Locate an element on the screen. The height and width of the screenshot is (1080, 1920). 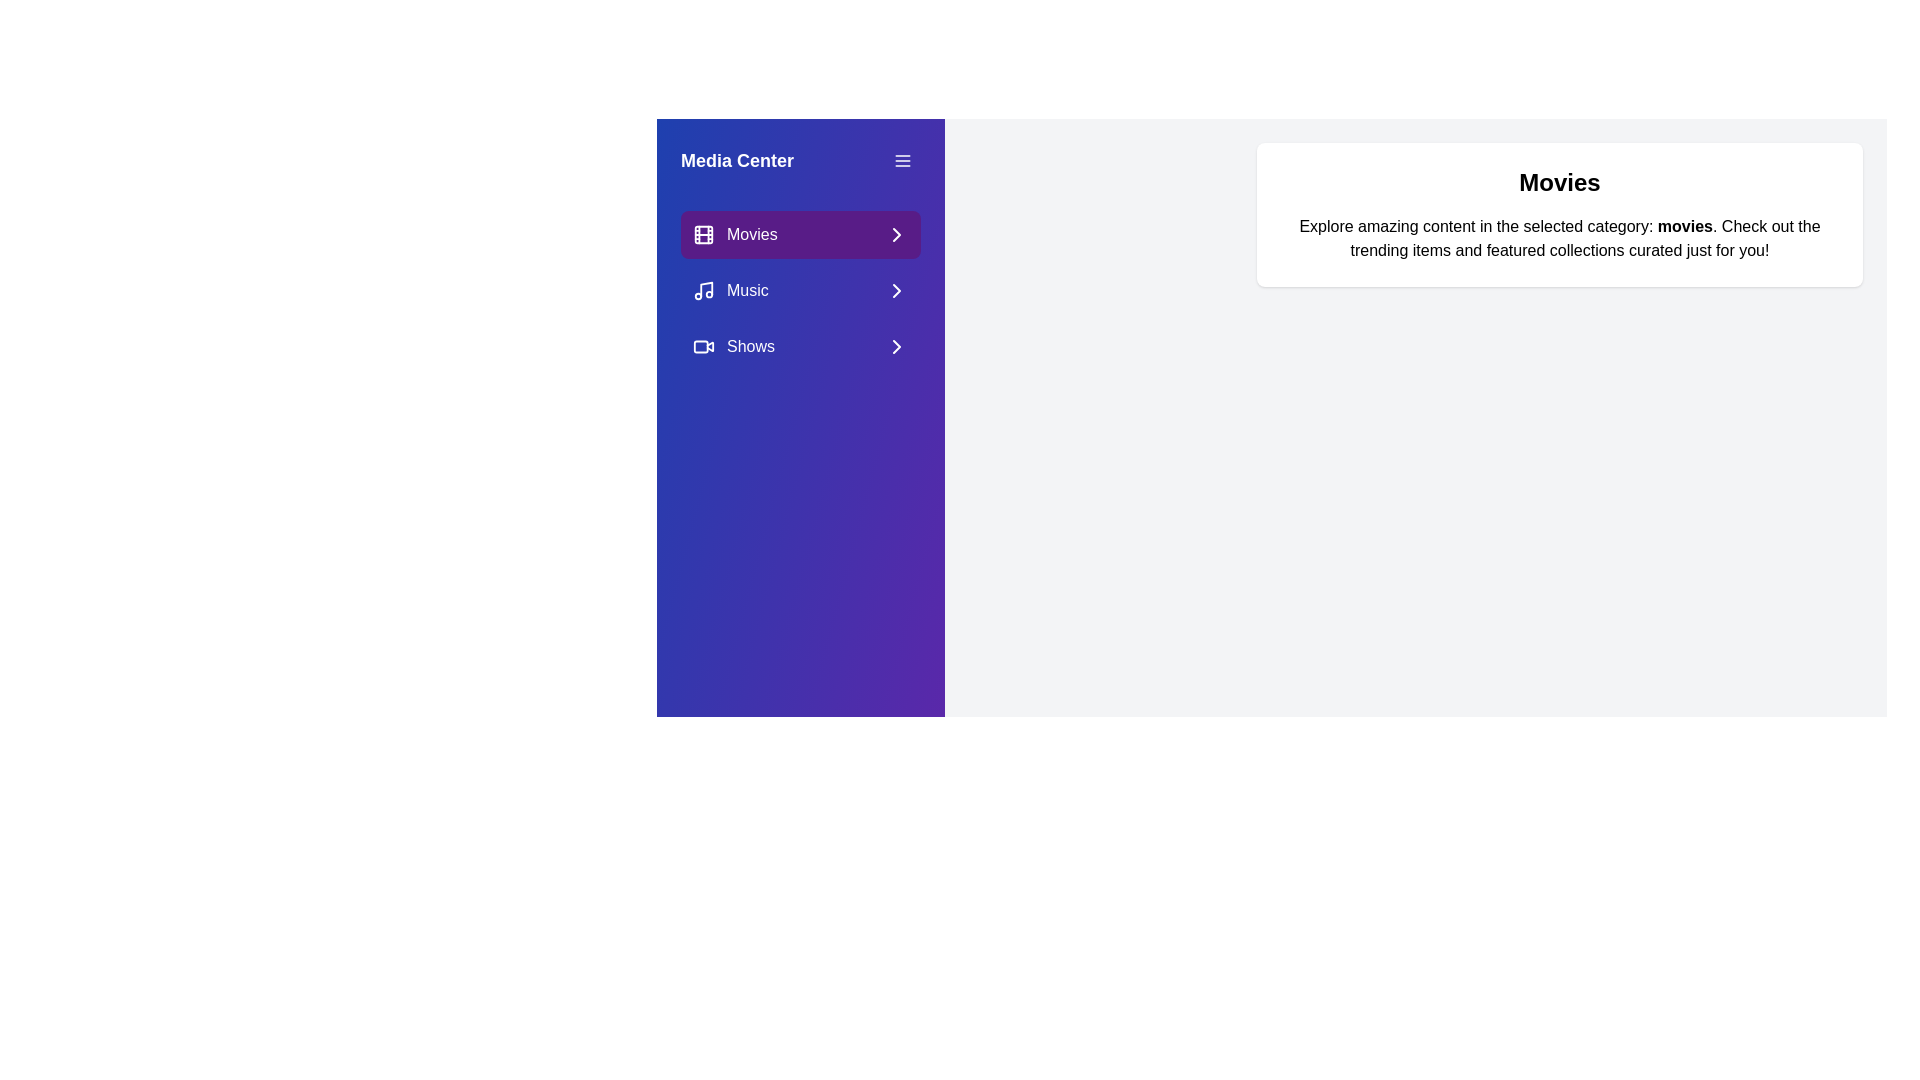
the SVG graphic representing the video symbol is located at coordinates (701, 346).